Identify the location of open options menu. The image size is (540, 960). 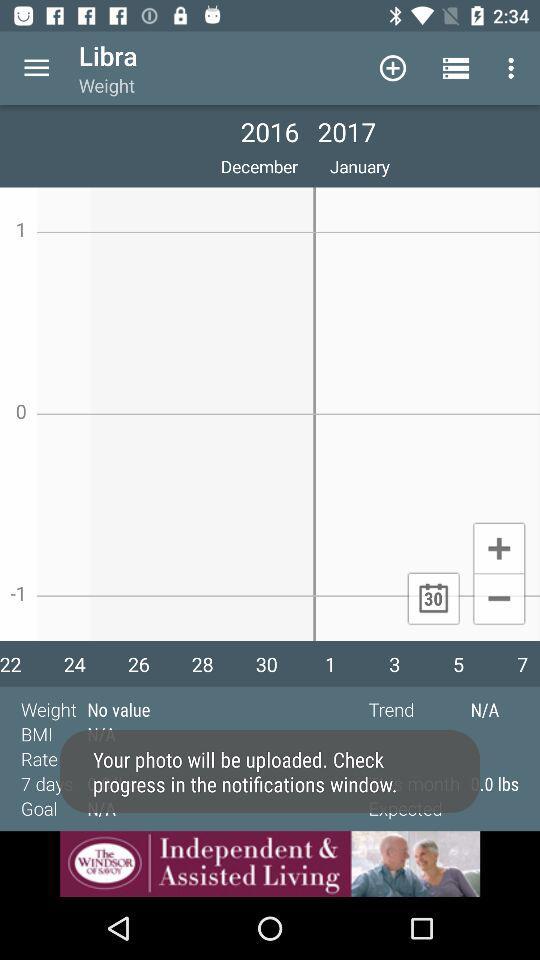
(36, 68).